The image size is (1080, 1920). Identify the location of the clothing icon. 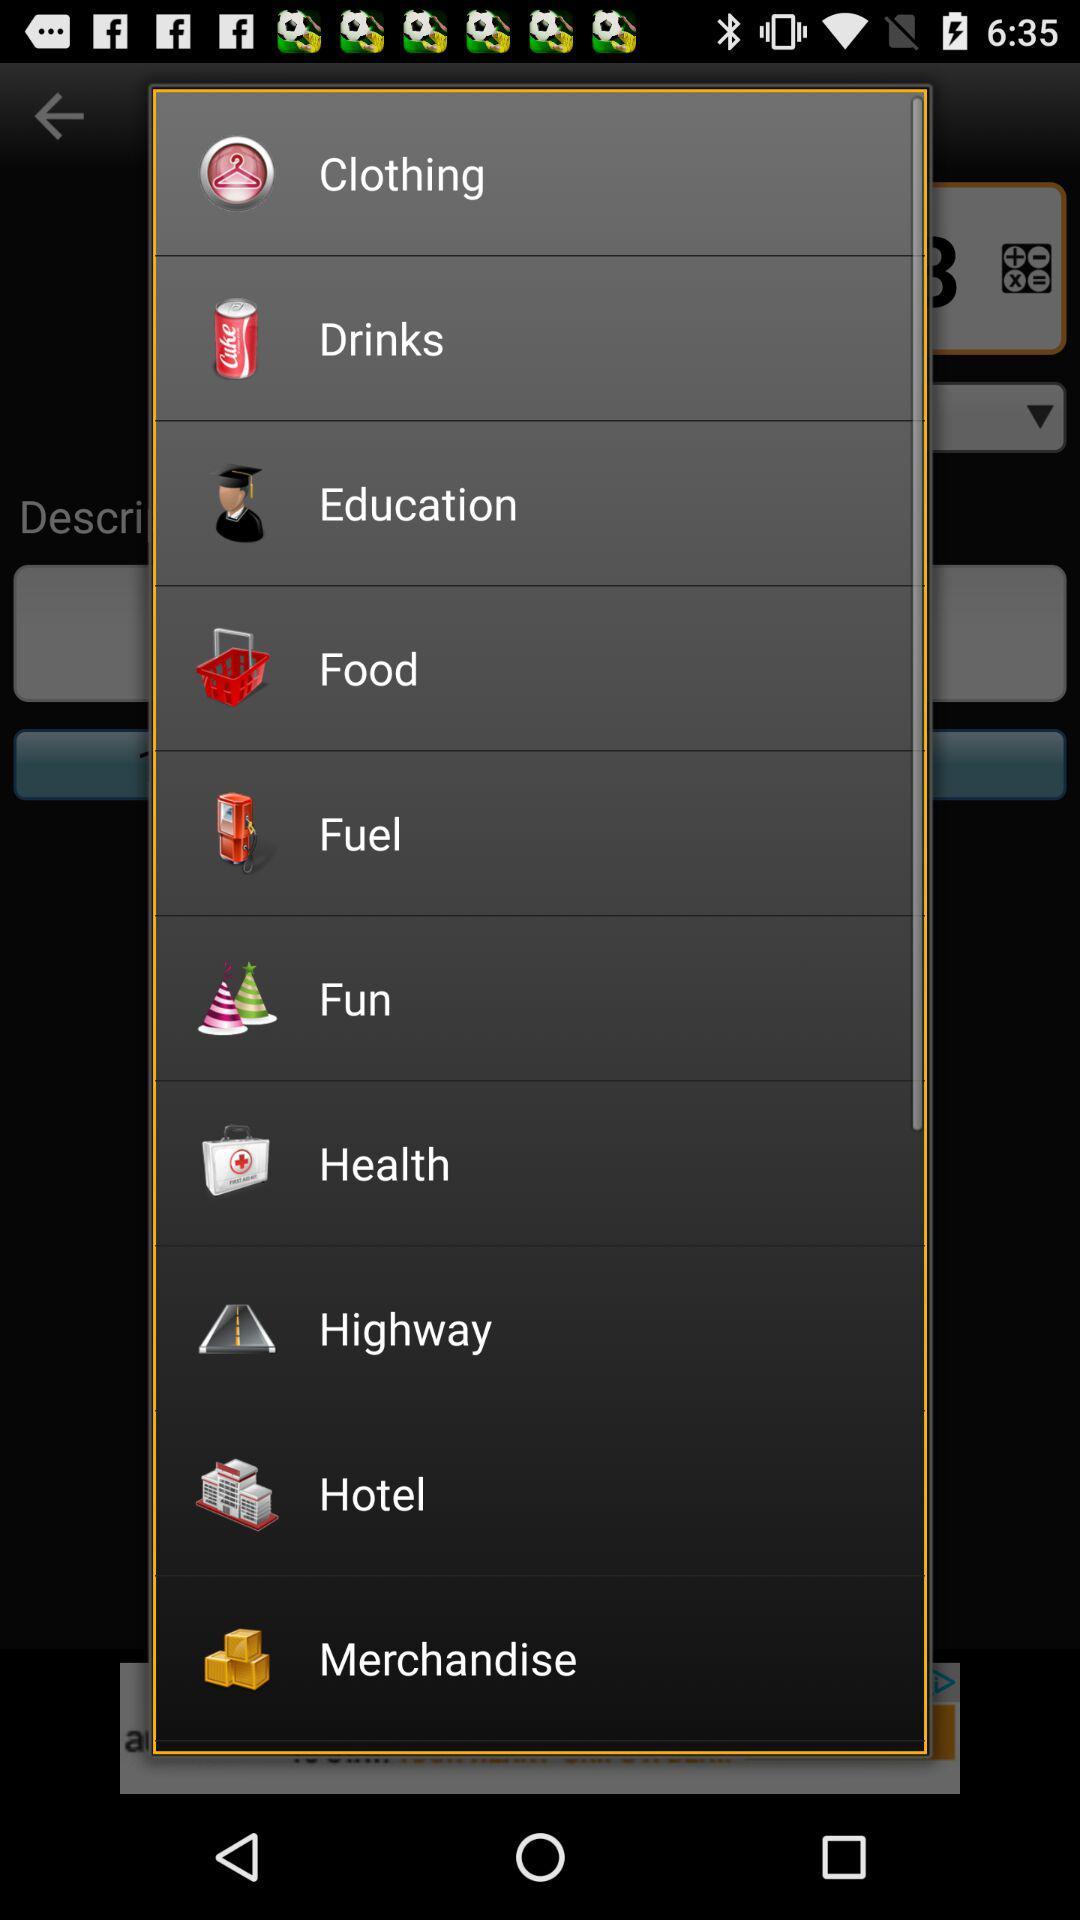
(607, 172).